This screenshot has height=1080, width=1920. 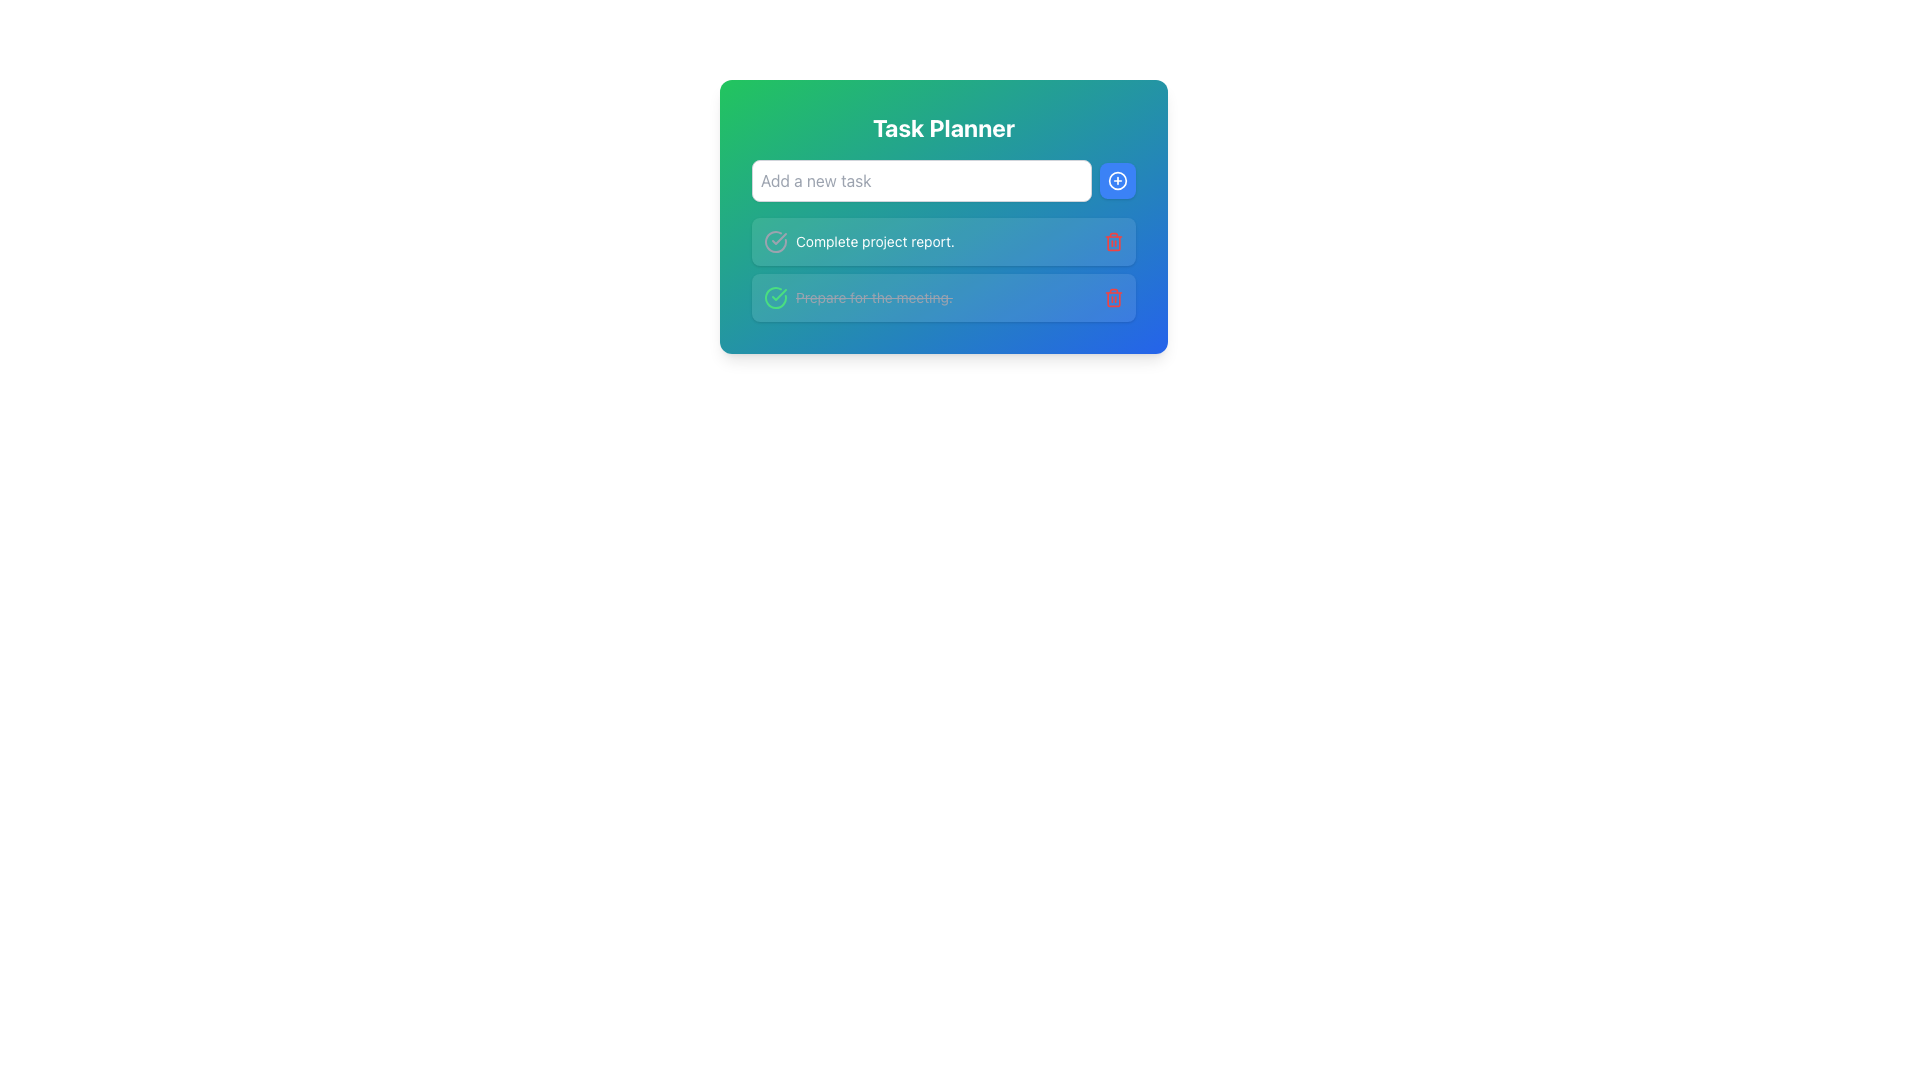 I want to click on the central circle of the SVG icon, which is styled with a defined border and is part of the icon that includes a plus sign, located to the right of the 'Add a new task' input field in the task planner interface, so click(x=1117, y=181).